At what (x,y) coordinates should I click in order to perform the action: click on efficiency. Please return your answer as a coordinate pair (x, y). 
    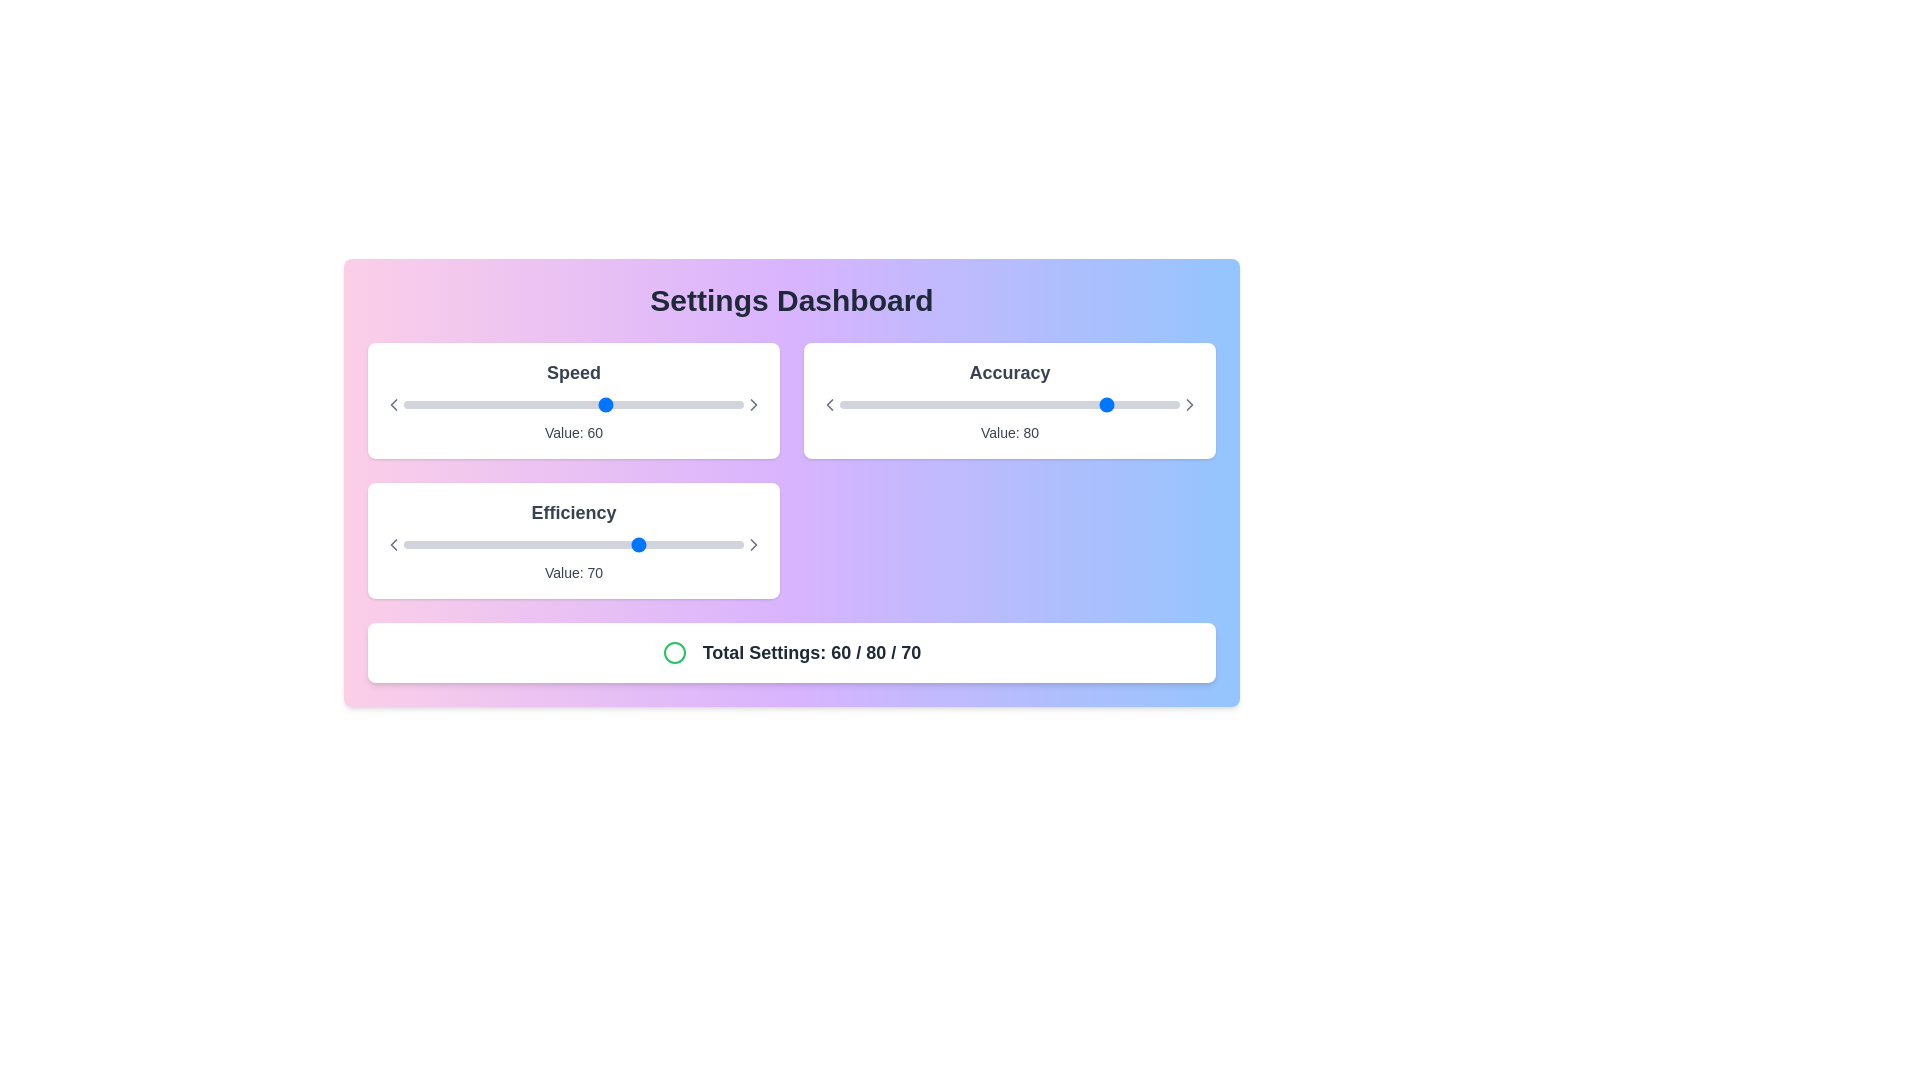
    Looking at the image, I should click on (634, 544).